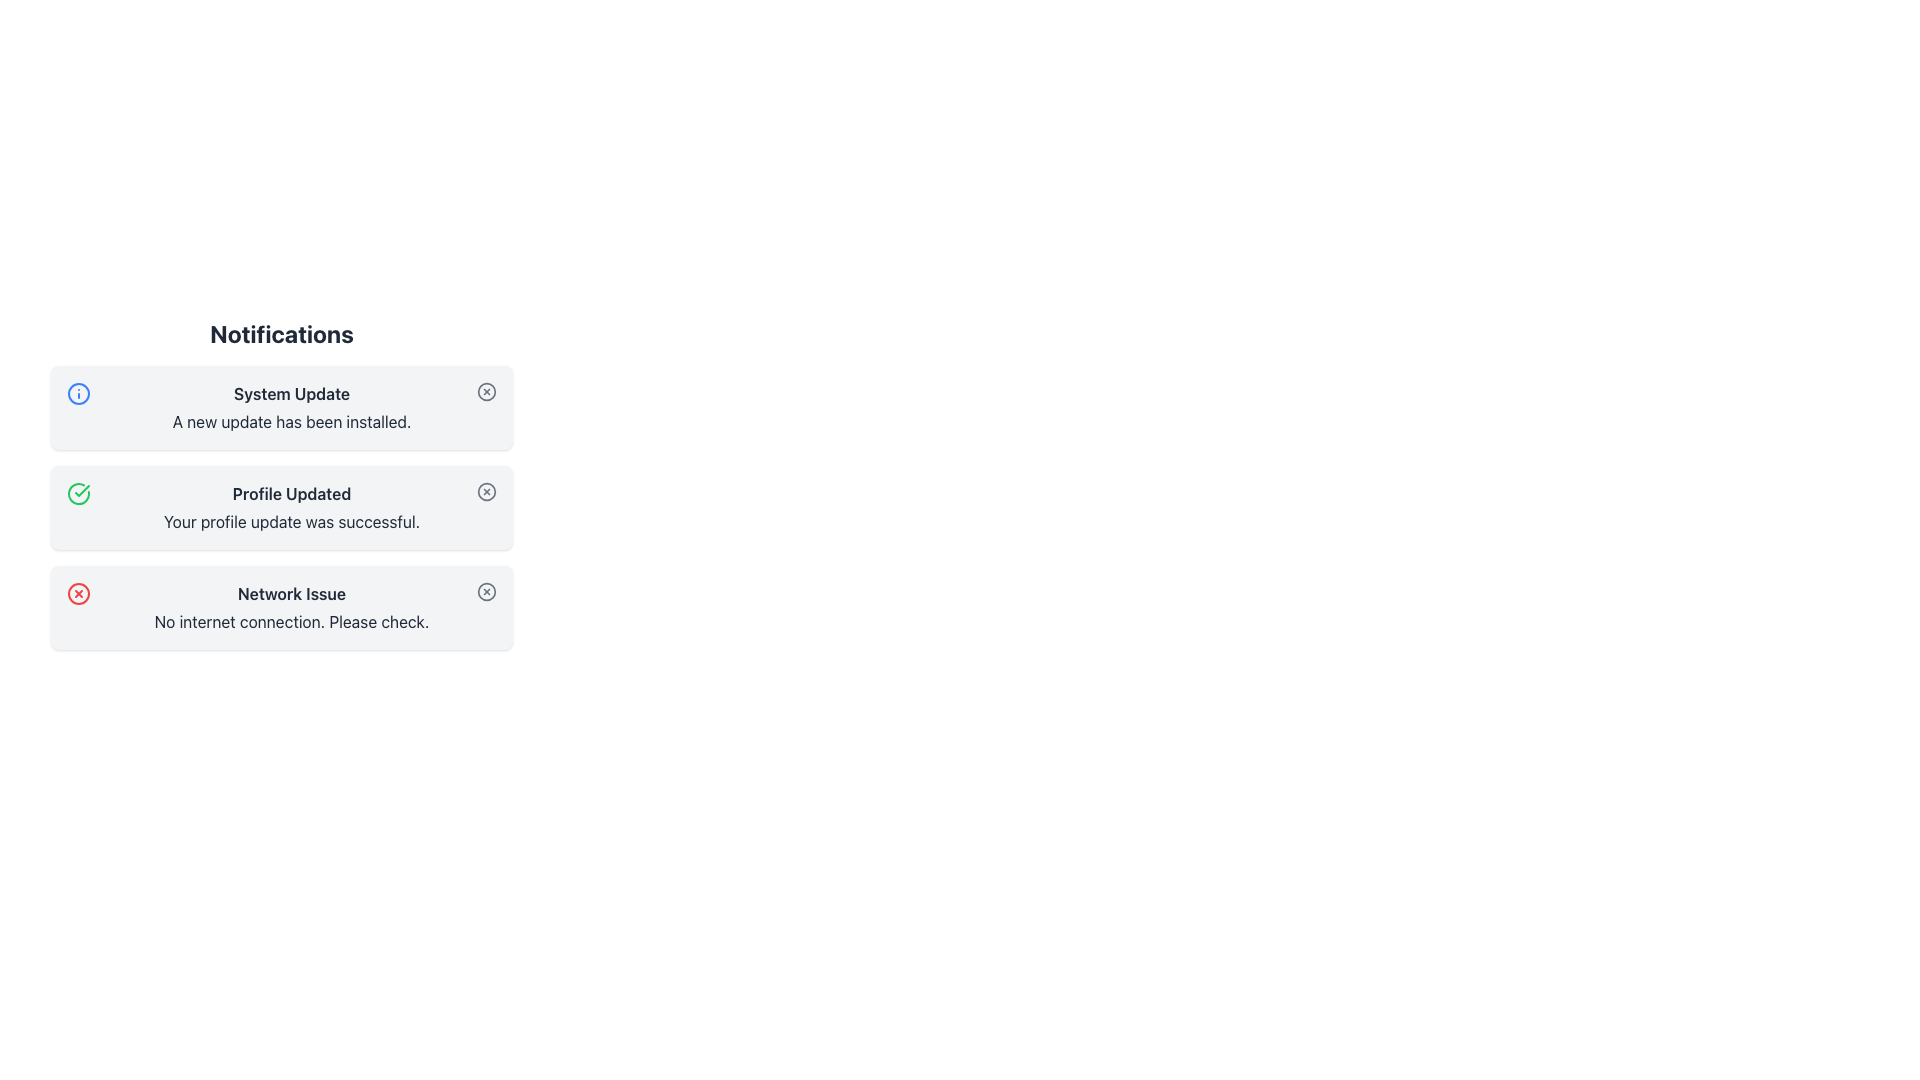 This screenshot has width=1920, height=1080. I want to click on text 'Network Issue' from the top of the third notification in the list, so click(291, 593).